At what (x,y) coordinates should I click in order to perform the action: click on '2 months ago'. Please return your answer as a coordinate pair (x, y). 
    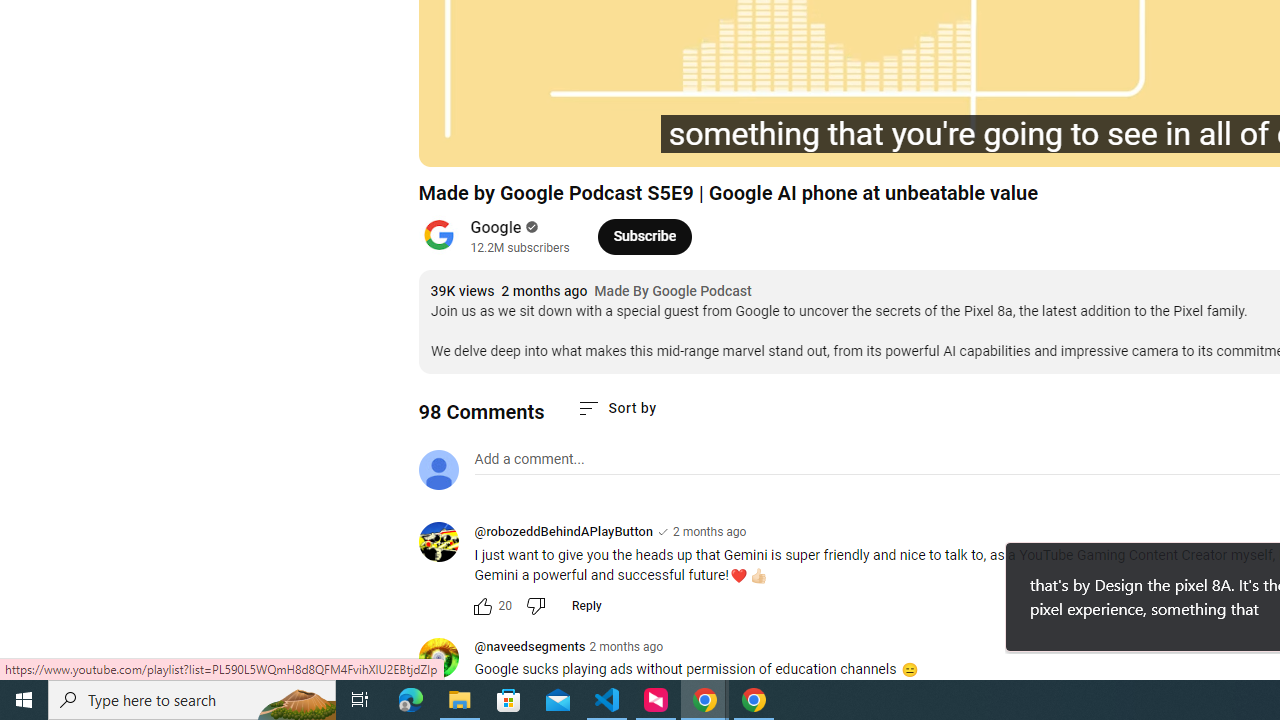
    Looking at the image, I should click on (625, 646).